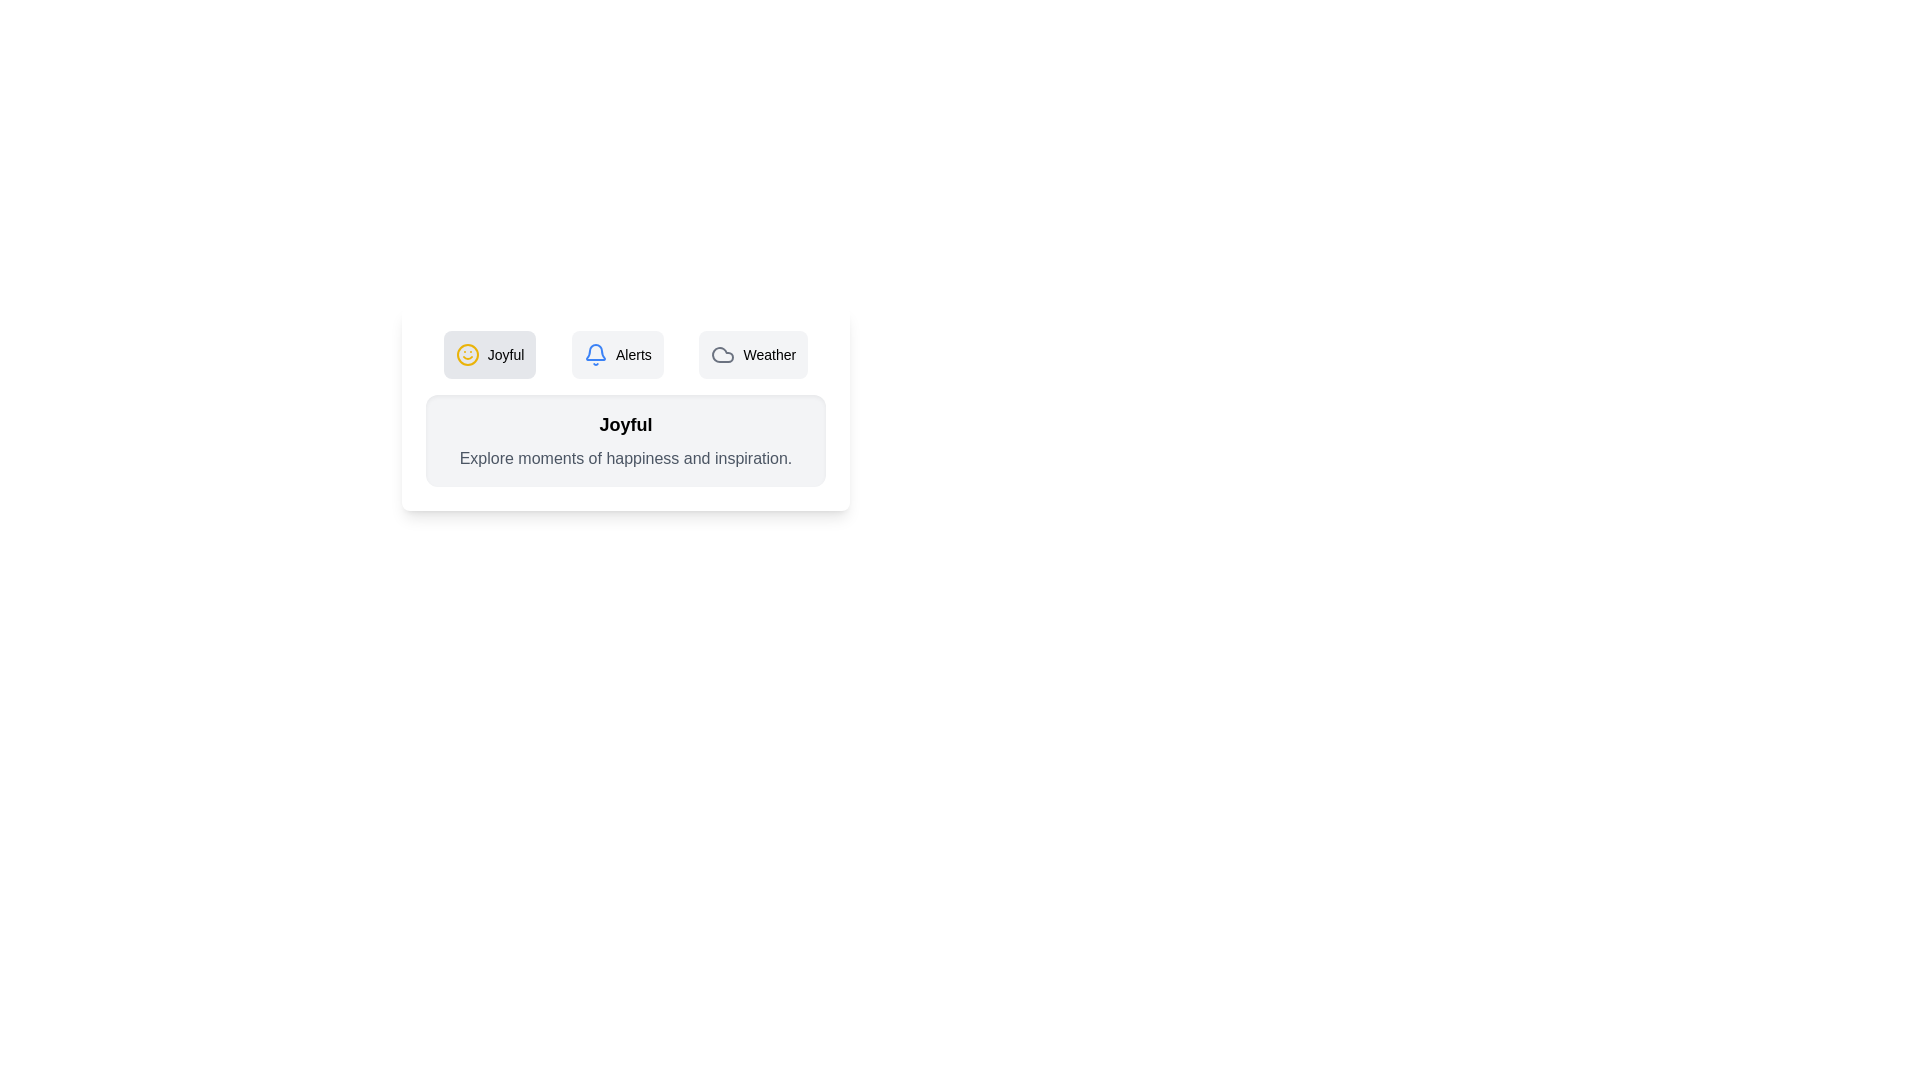 This screenshot has height=1080, width=1920. I want to click on the text in the content area to select it, so click(624, 439).